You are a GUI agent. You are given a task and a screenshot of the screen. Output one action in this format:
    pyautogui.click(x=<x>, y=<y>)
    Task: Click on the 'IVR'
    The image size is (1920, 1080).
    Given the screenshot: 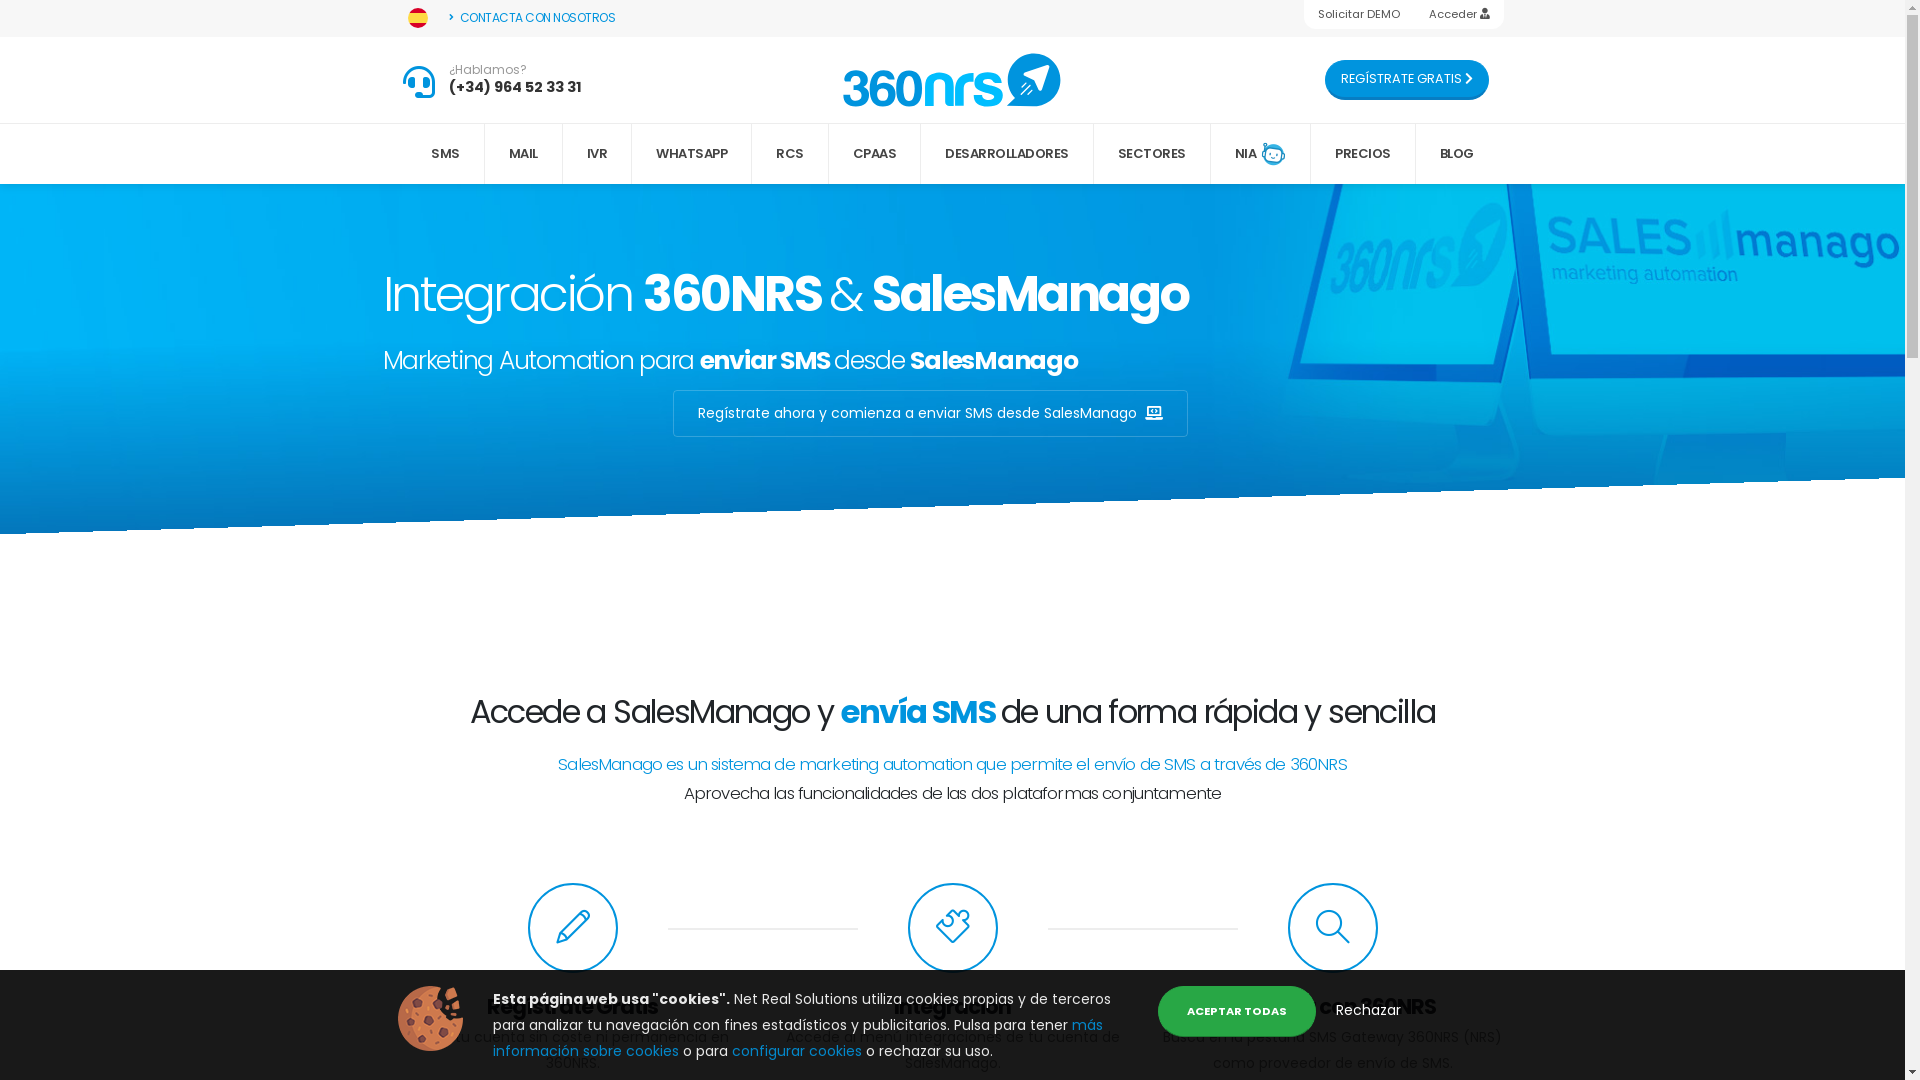 What is the action you would take?
    pyautogui.click(x=597, y=153)
    